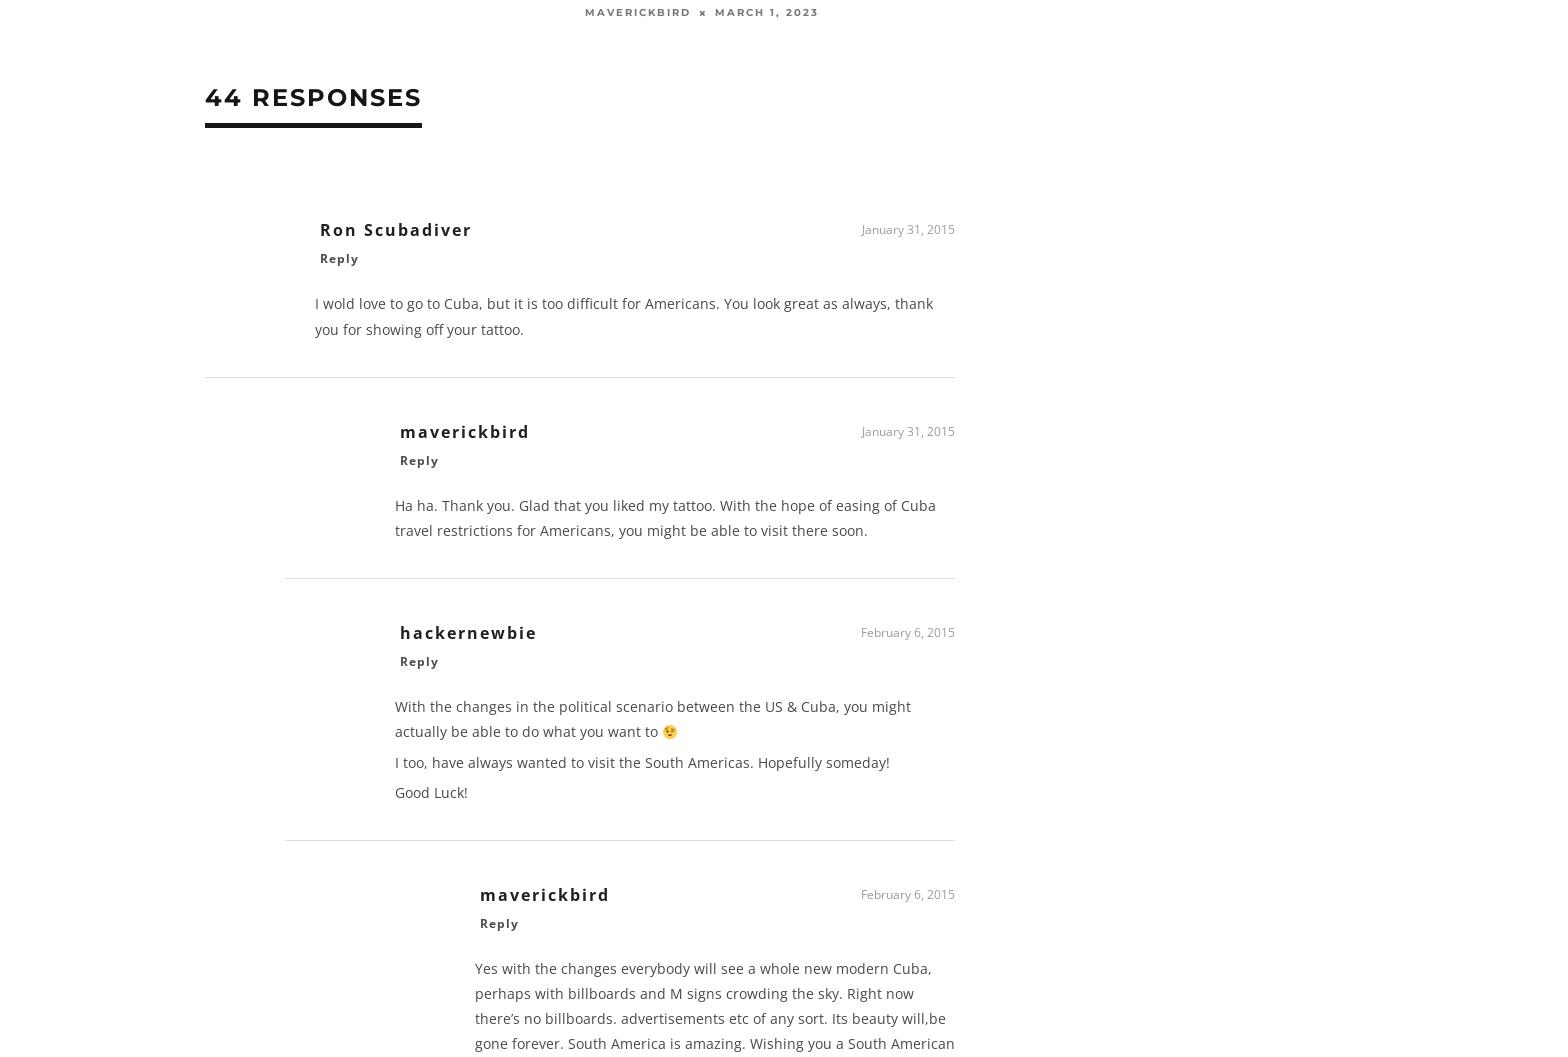  Describe the element at coordinates (642, 769) in the screenshot. I see `'I too, have always wanted to visit the South Americas. Hopefully someday!'` at that location.